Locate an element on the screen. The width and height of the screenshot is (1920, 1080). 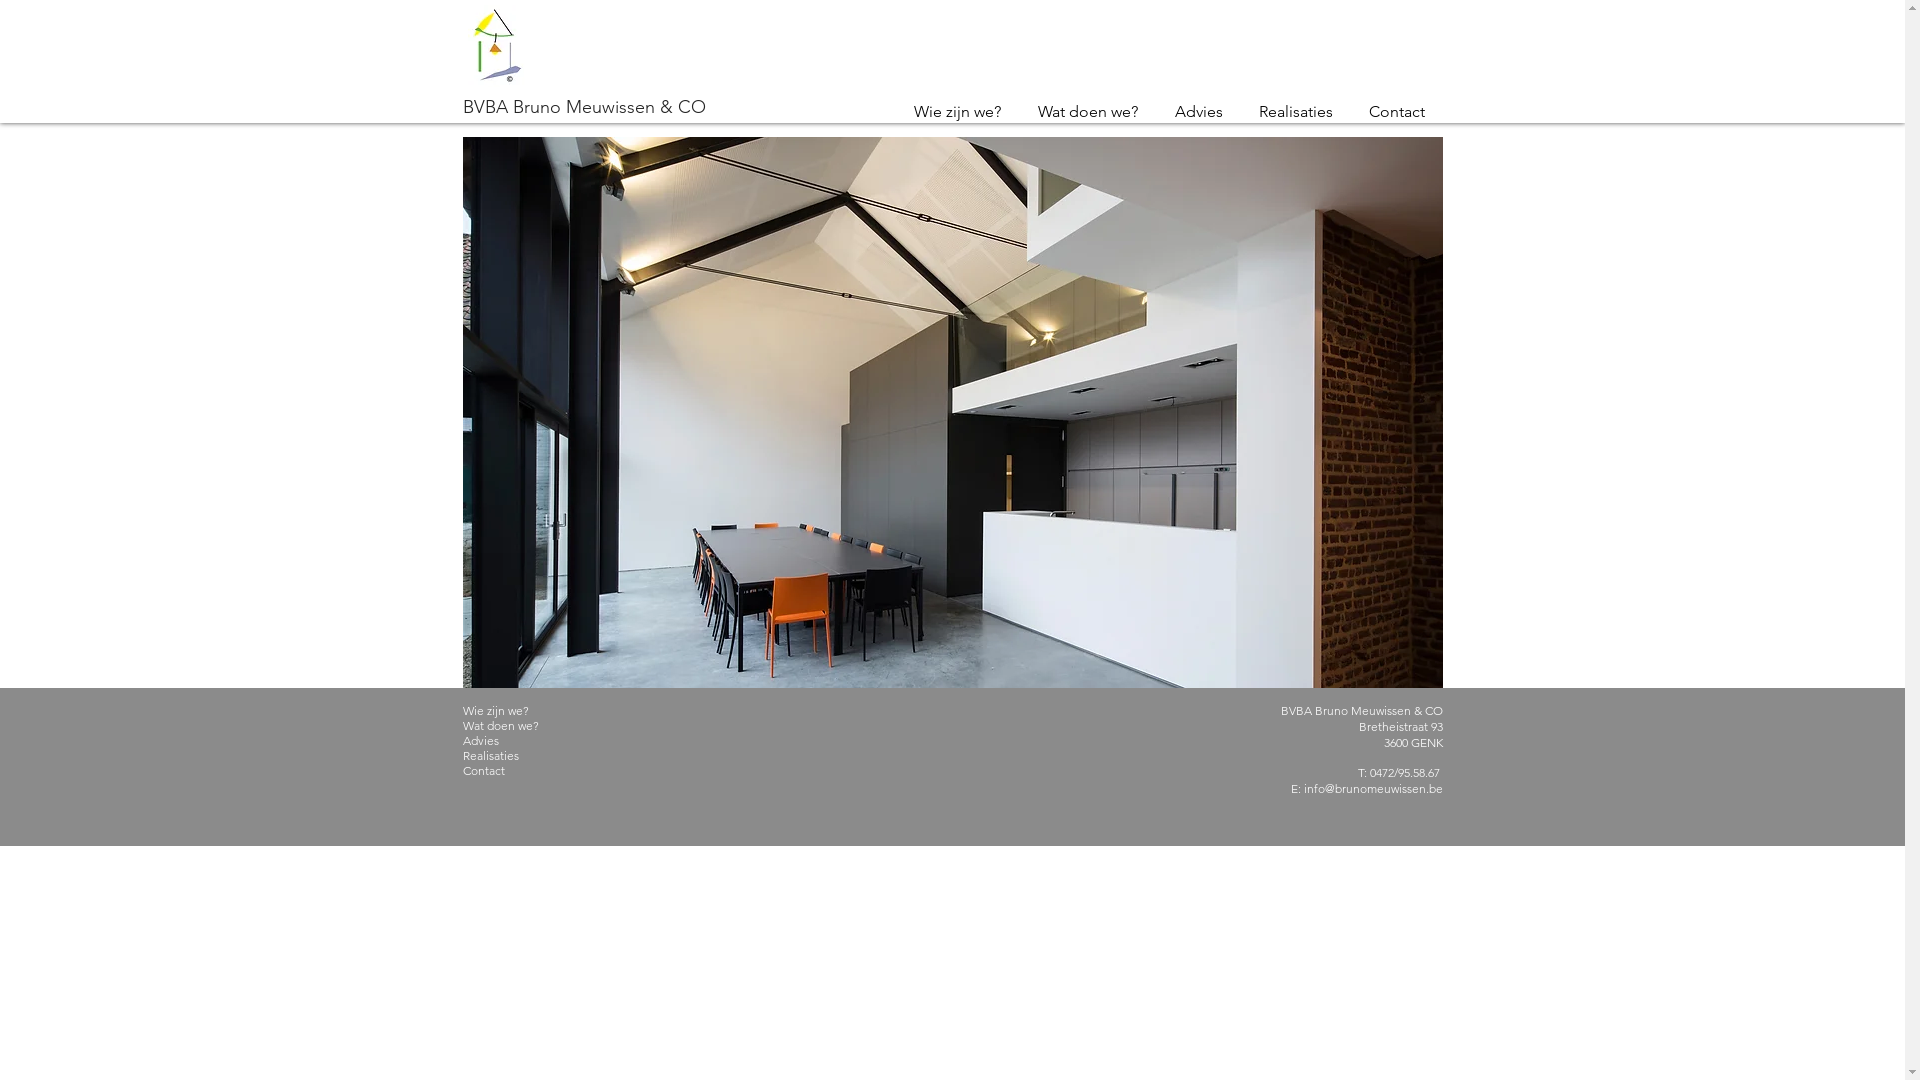
'Bruno Meuwissen logo Q-2.jpg' is located at coordinates (466, 45).